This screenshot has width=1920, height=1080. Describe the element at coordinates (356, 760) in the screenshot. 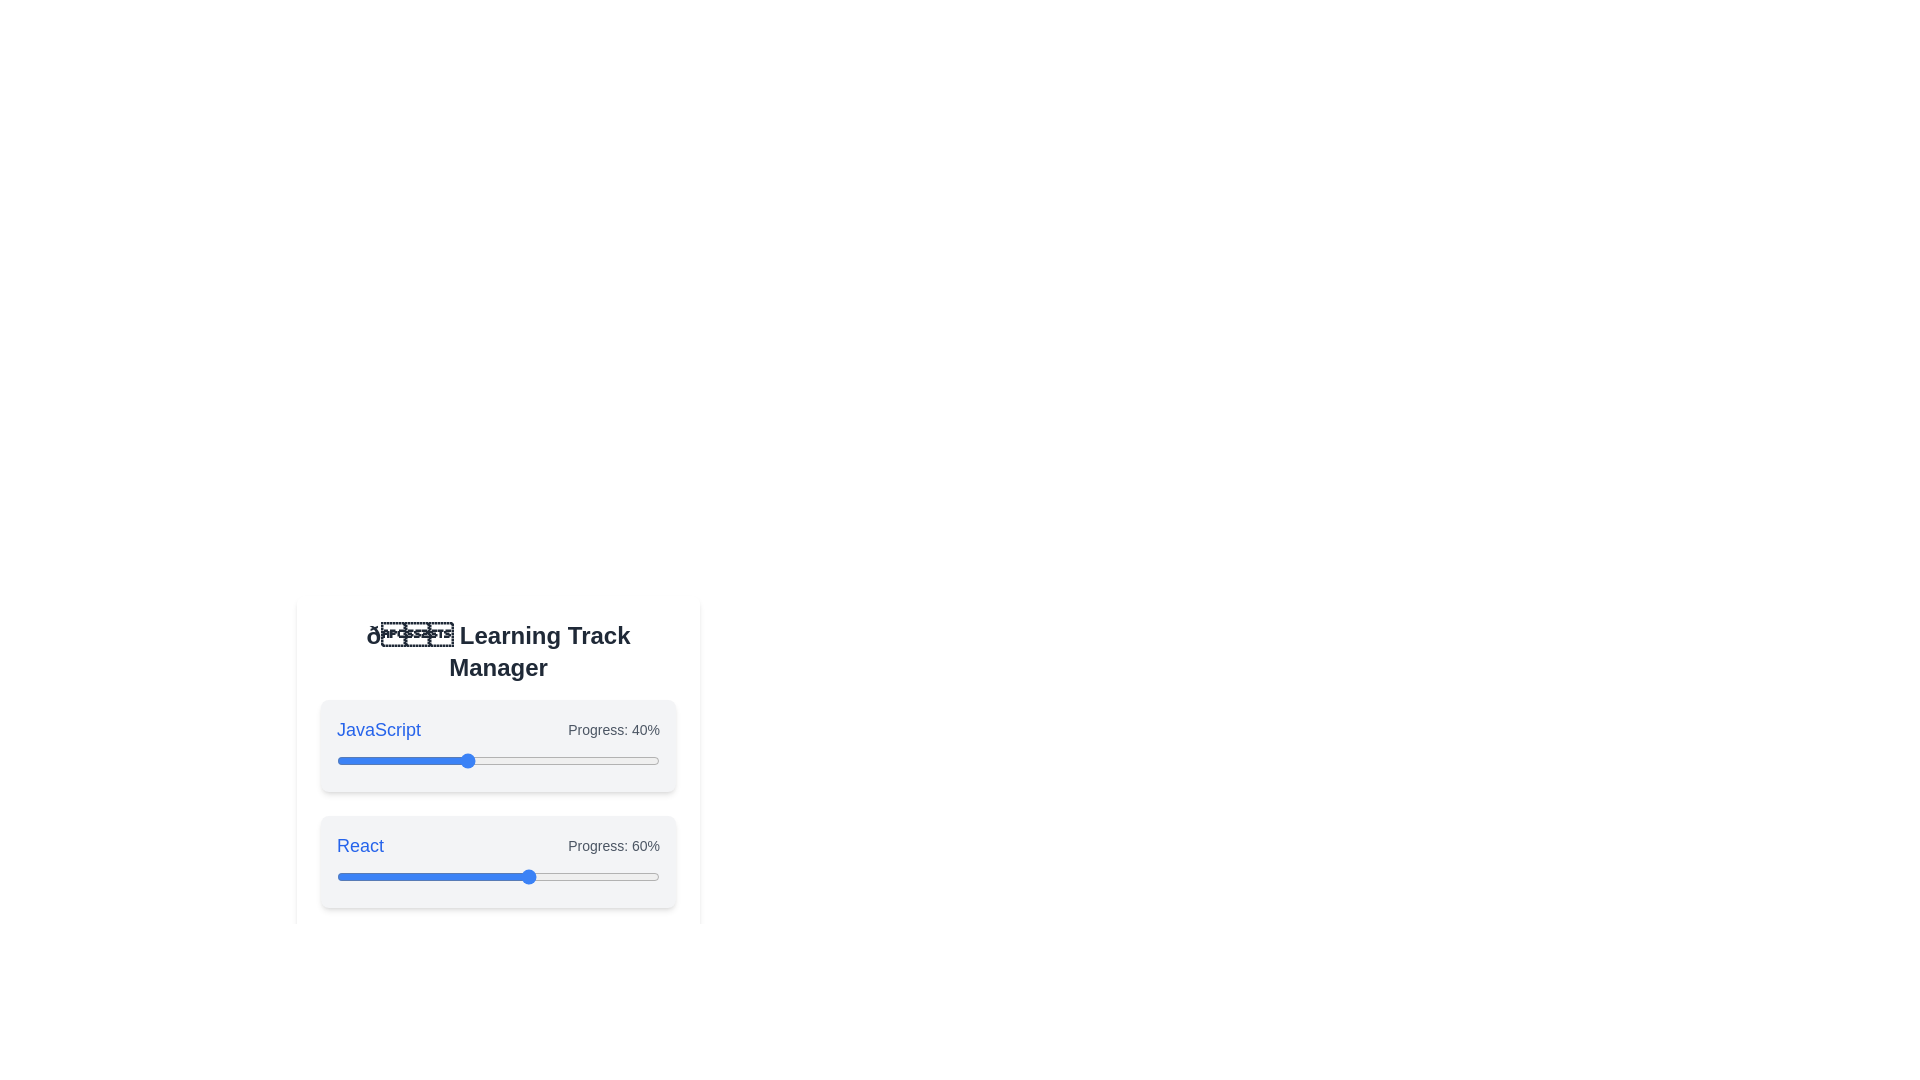

I see `the progress for 'JavaScript' track` at that location.